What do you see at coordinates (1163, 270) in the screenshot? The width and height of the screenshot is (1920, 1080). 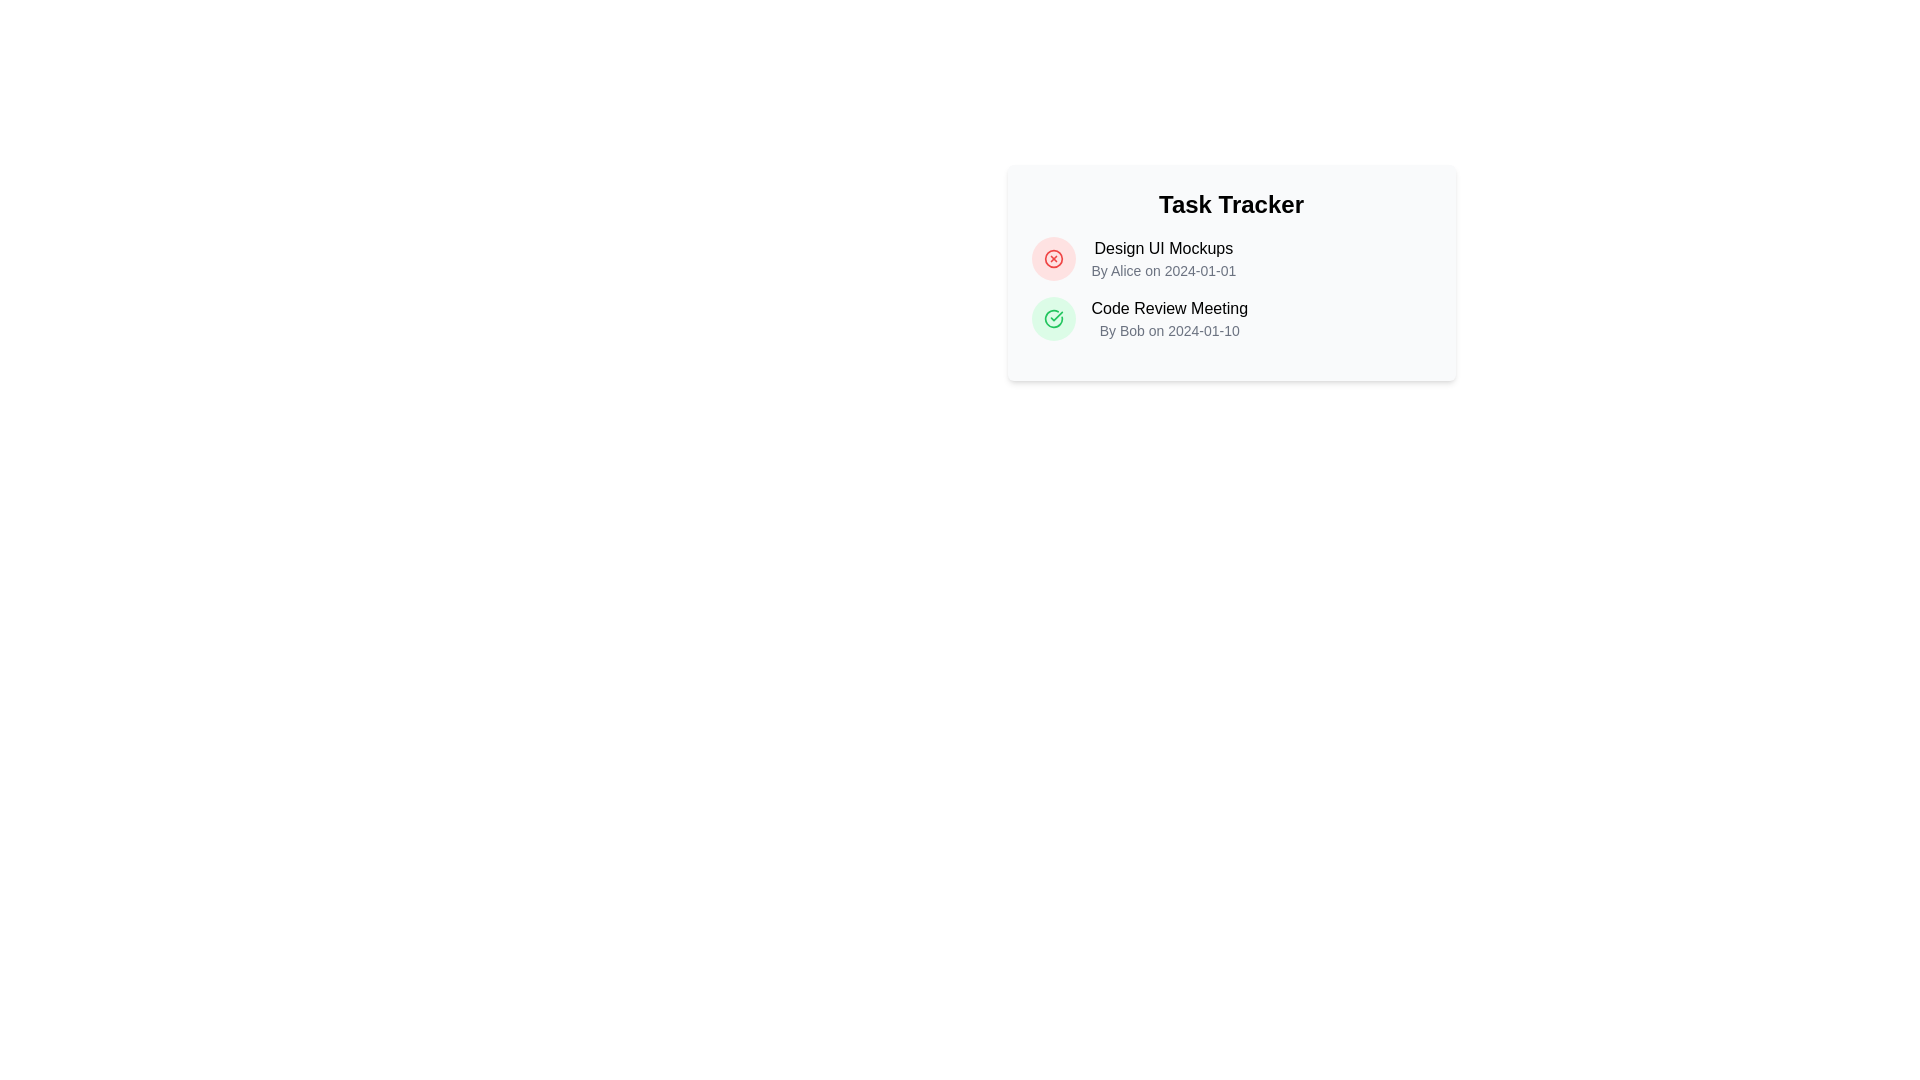 I see `the text label displaying metadata about the author and date, located beneath the 'Design UI Mockups' title in the upper-right side of the 'Task Tracker' card` at bounding box center [1163, 270].